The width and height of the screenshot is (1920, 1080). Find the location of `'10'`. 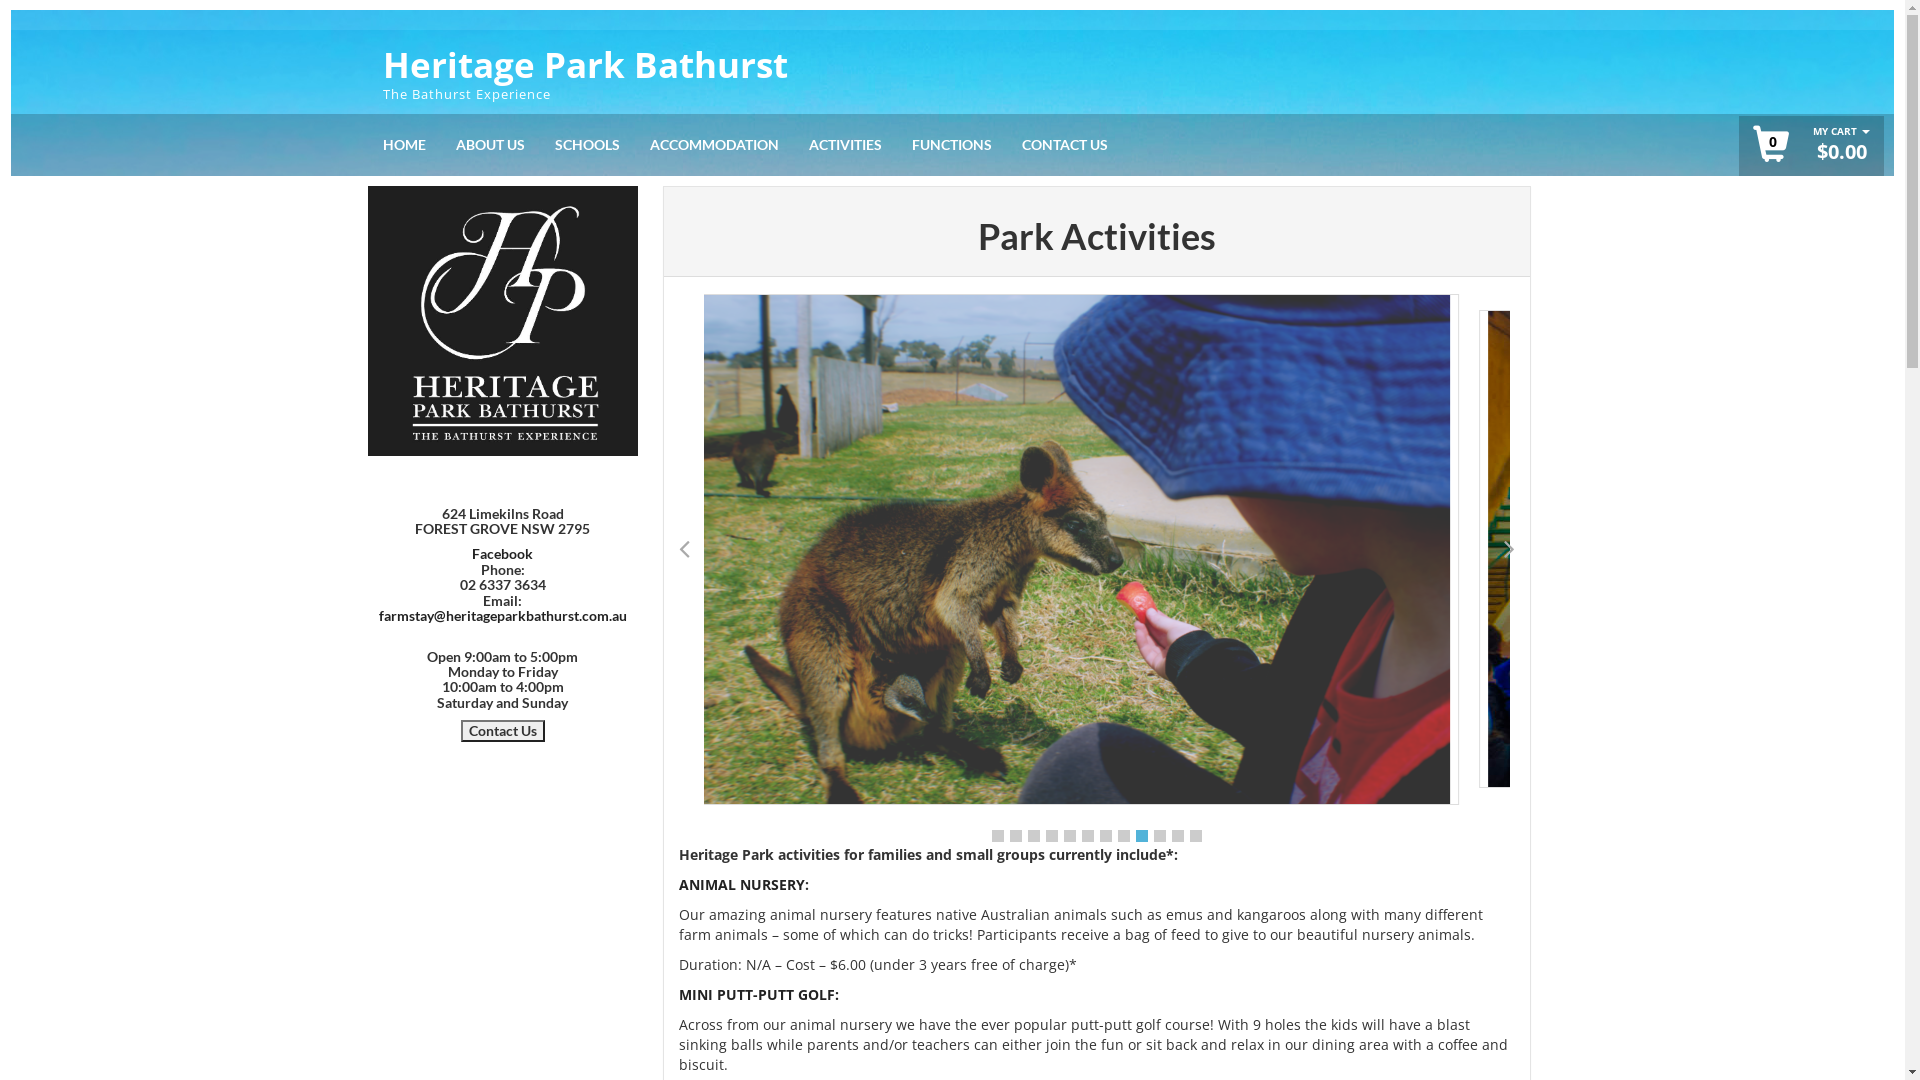

'10' is located at coordinates (1160, 836).